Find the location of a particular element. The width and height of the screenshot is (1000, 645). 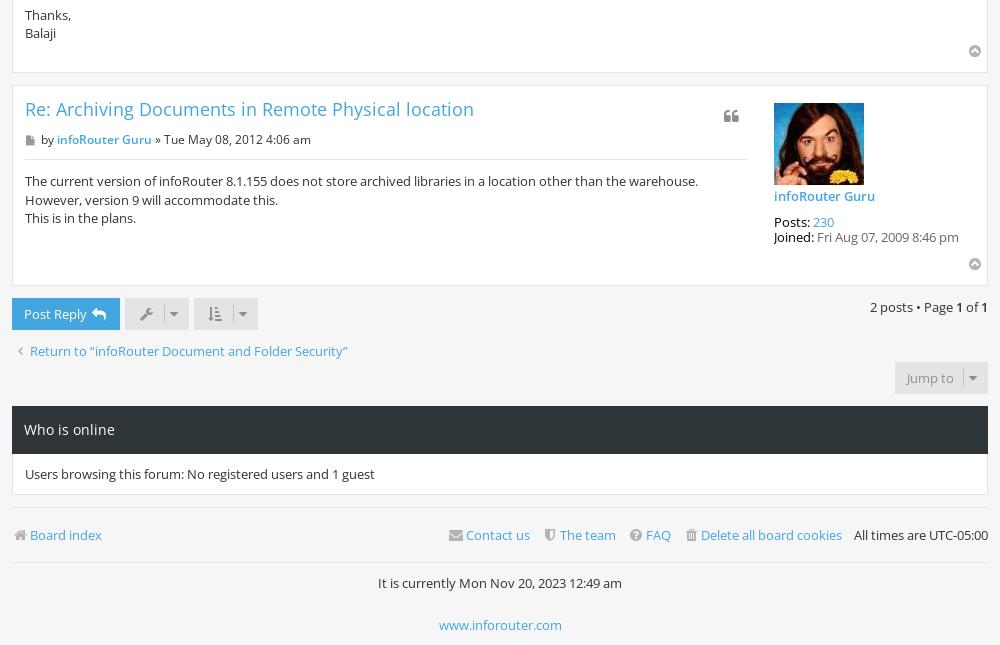

'by' is located at coordinates (40, 137).